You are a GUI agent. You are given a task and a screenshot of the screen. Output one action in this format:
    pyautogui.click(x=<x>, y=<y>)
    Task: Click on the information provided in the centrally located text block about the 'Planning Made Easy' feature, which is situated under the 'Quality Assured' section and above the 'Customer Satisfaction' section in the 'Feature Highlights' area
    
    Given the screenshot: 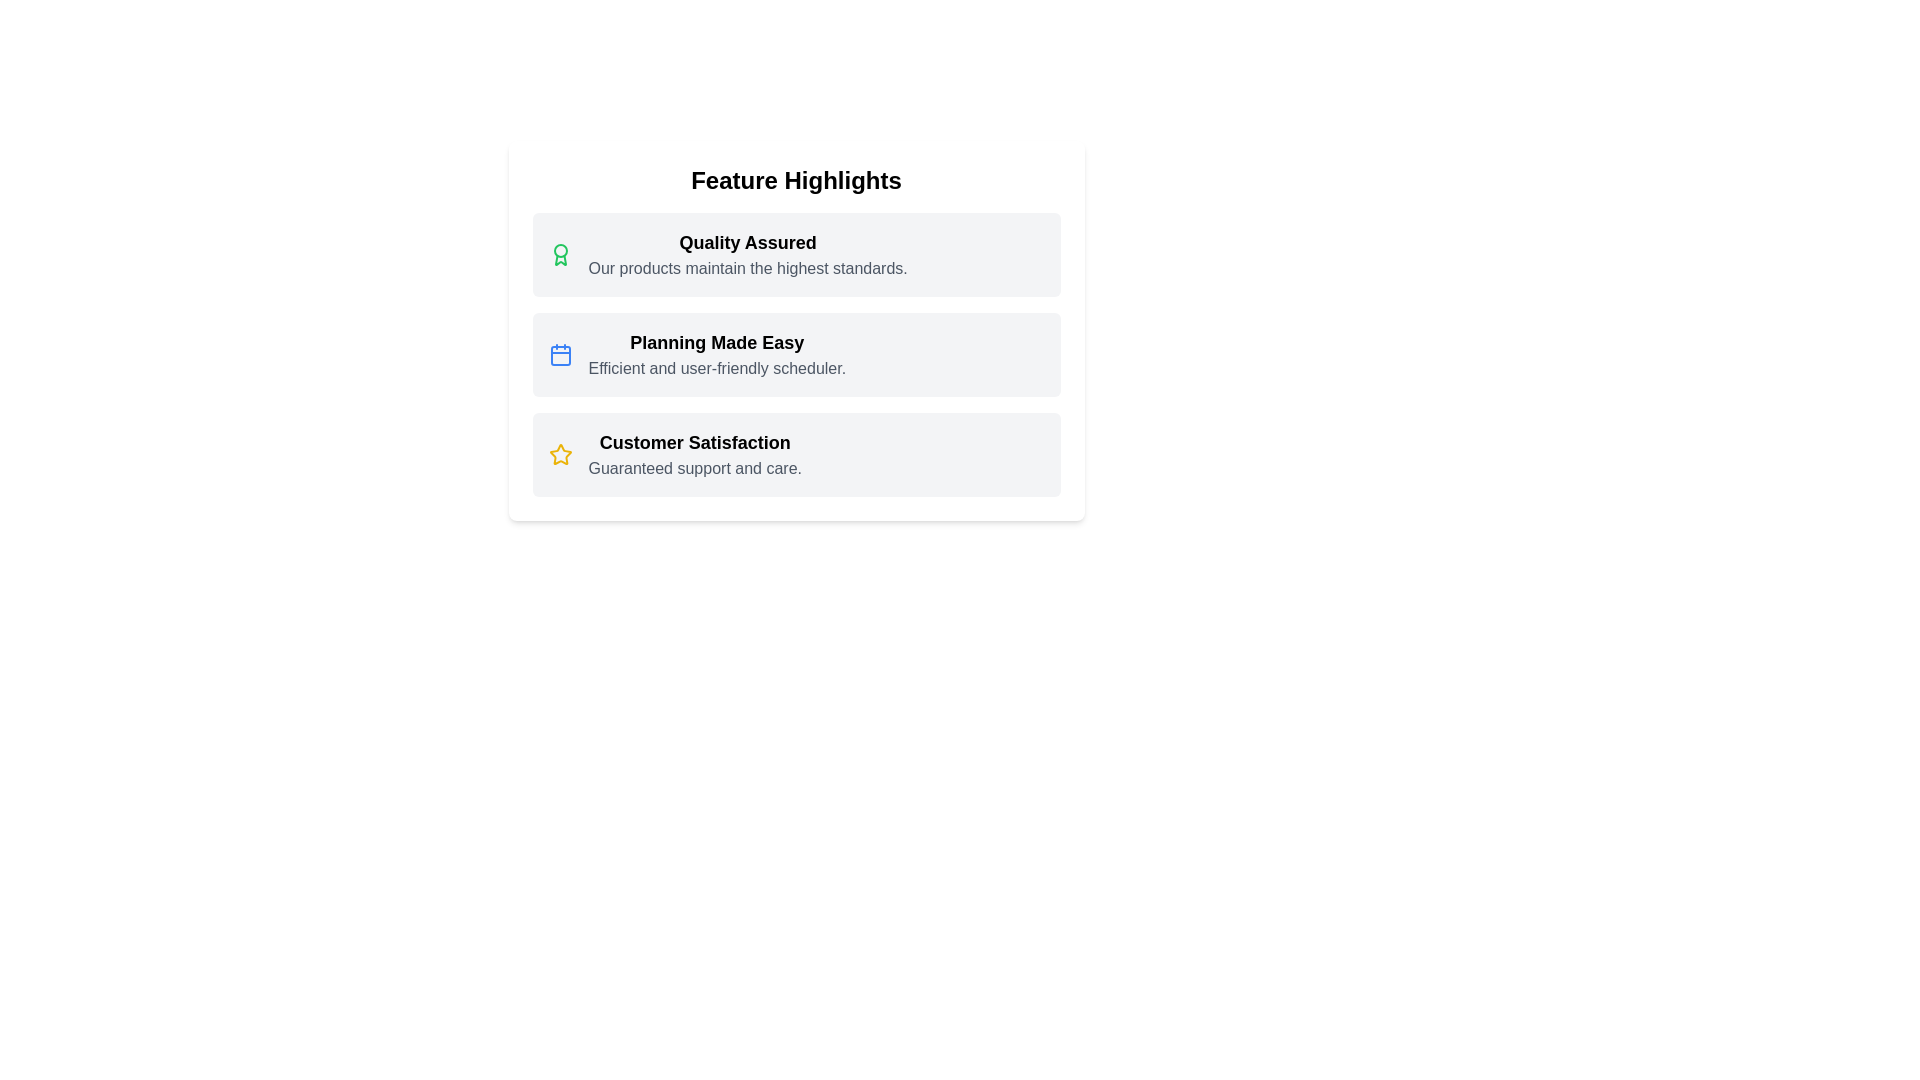 What is the action you would take?
    pyautogui.click(x=717, y=353)
    